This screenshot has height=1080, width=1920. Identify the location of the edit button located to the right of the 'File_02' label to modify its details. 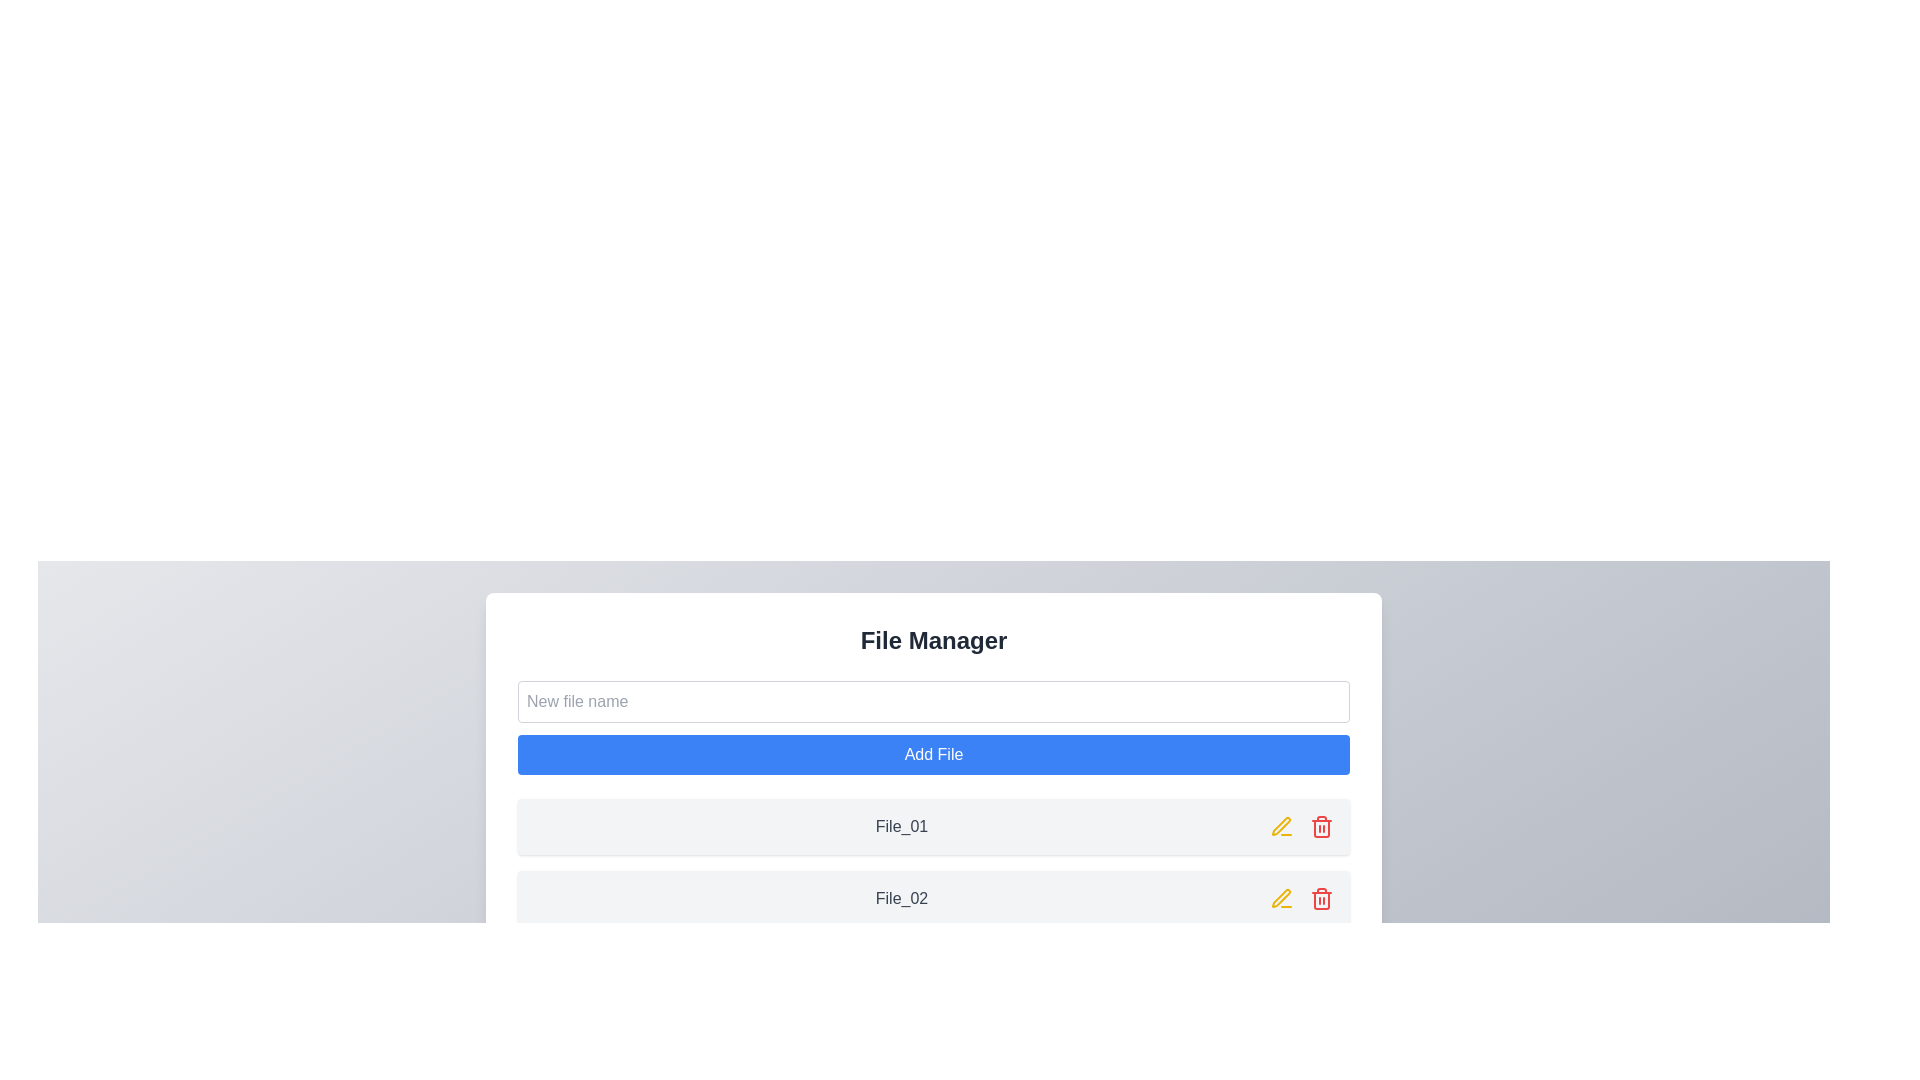
(1281, 897).